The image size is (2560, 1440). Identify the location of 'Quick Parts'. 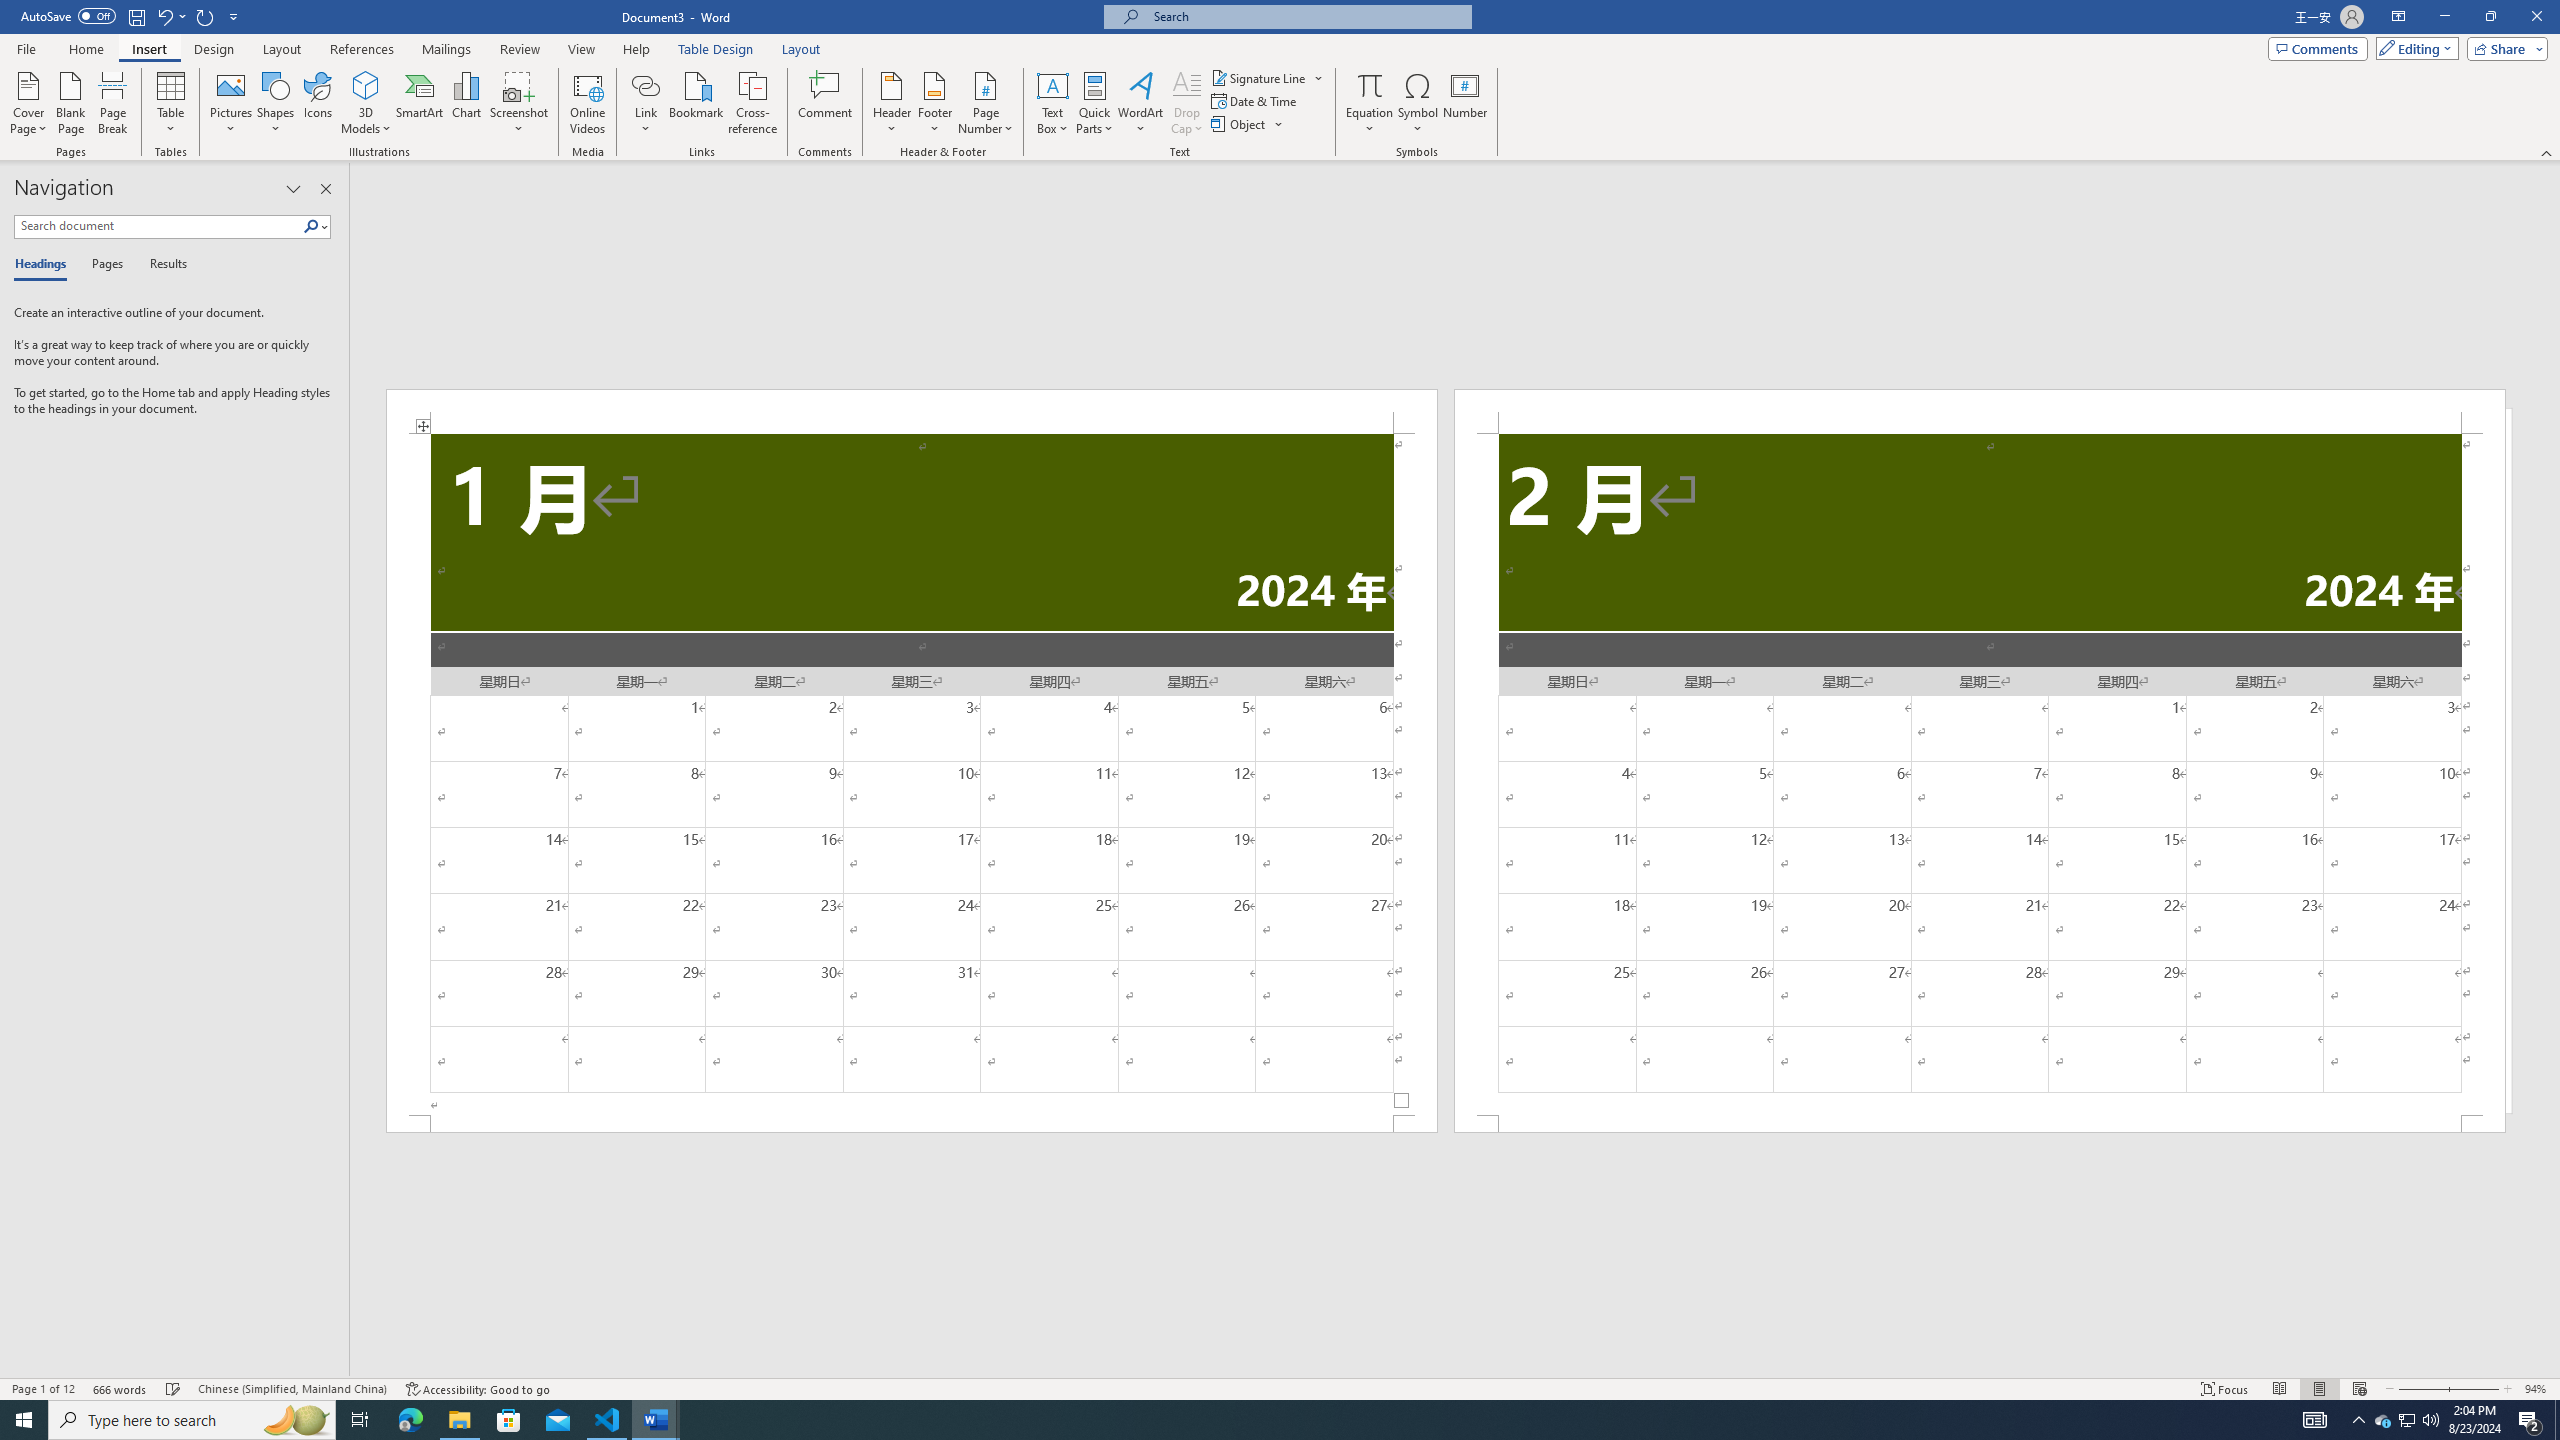
(1094, 103).